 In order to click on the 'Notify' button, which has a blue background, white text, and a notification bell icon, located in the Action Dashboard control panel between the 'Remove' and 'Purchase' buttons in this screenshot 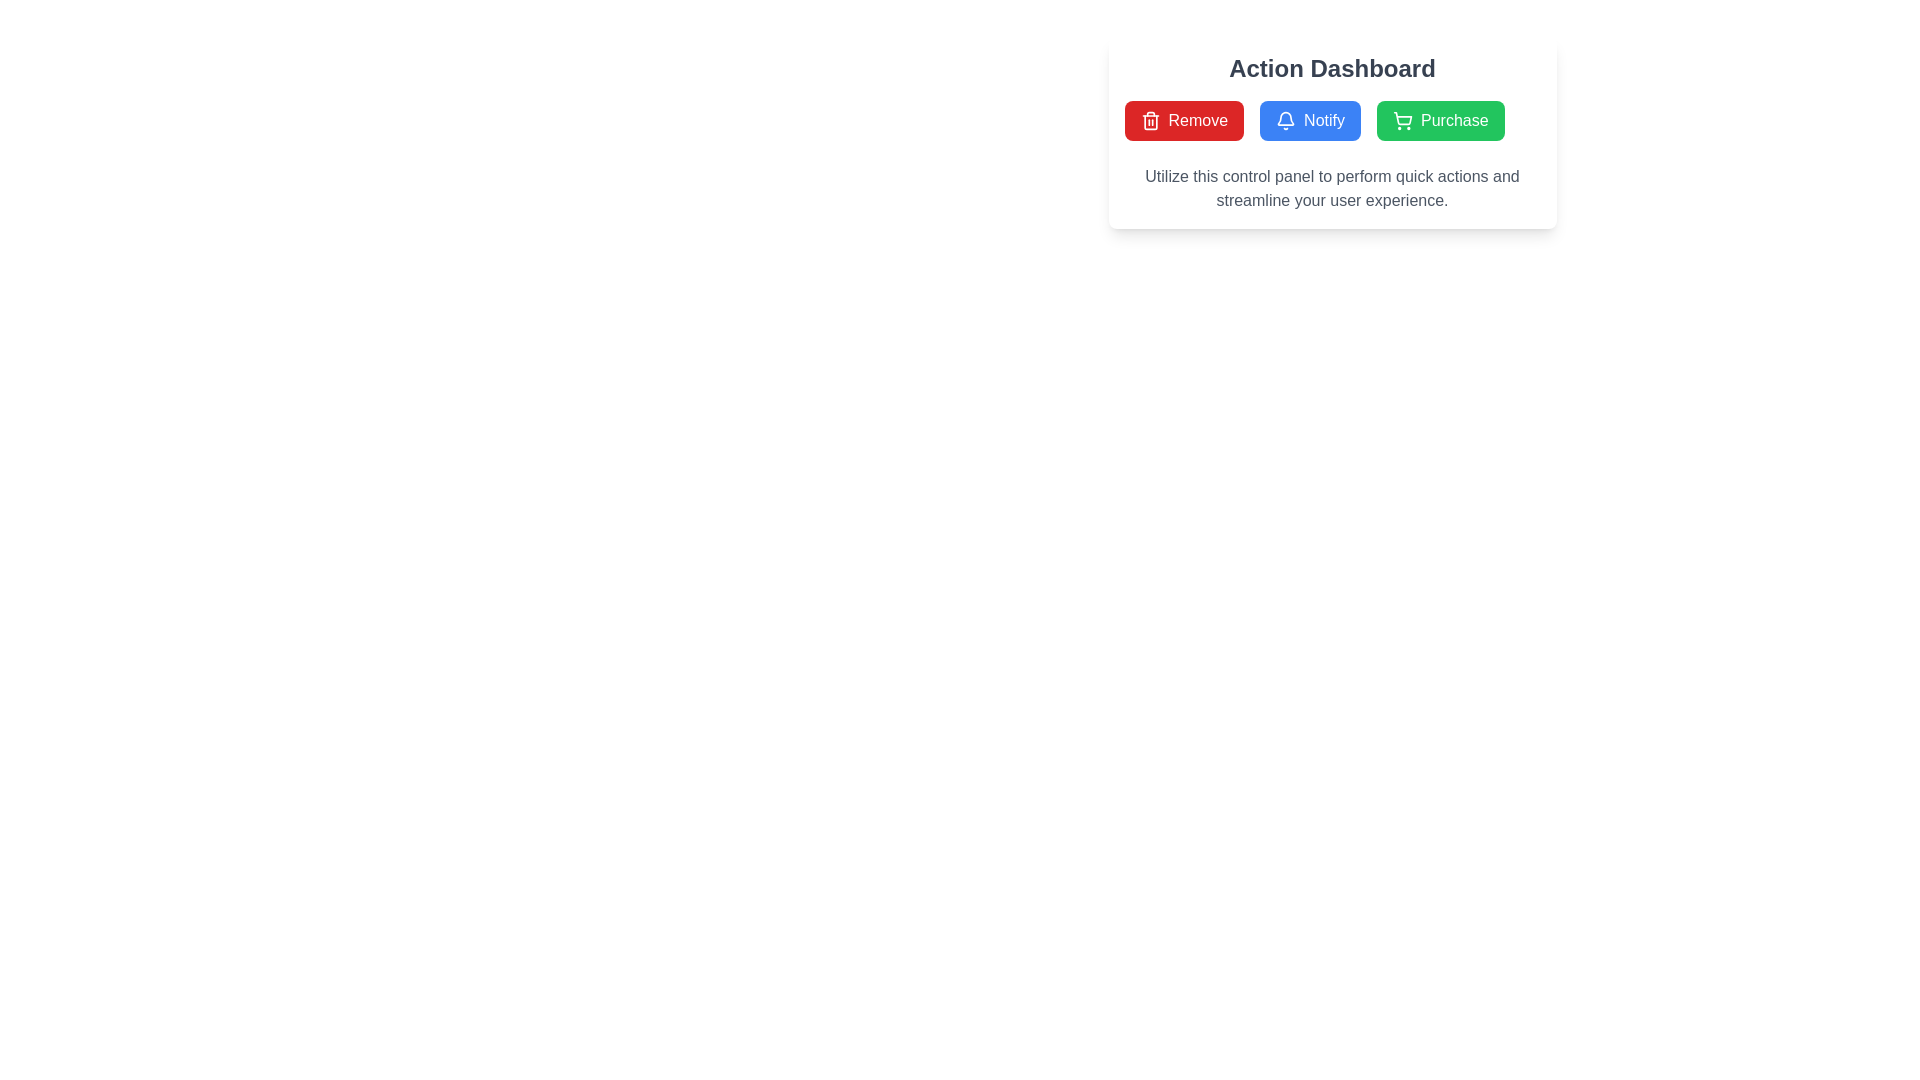, I will do `click(1332, 120)`.